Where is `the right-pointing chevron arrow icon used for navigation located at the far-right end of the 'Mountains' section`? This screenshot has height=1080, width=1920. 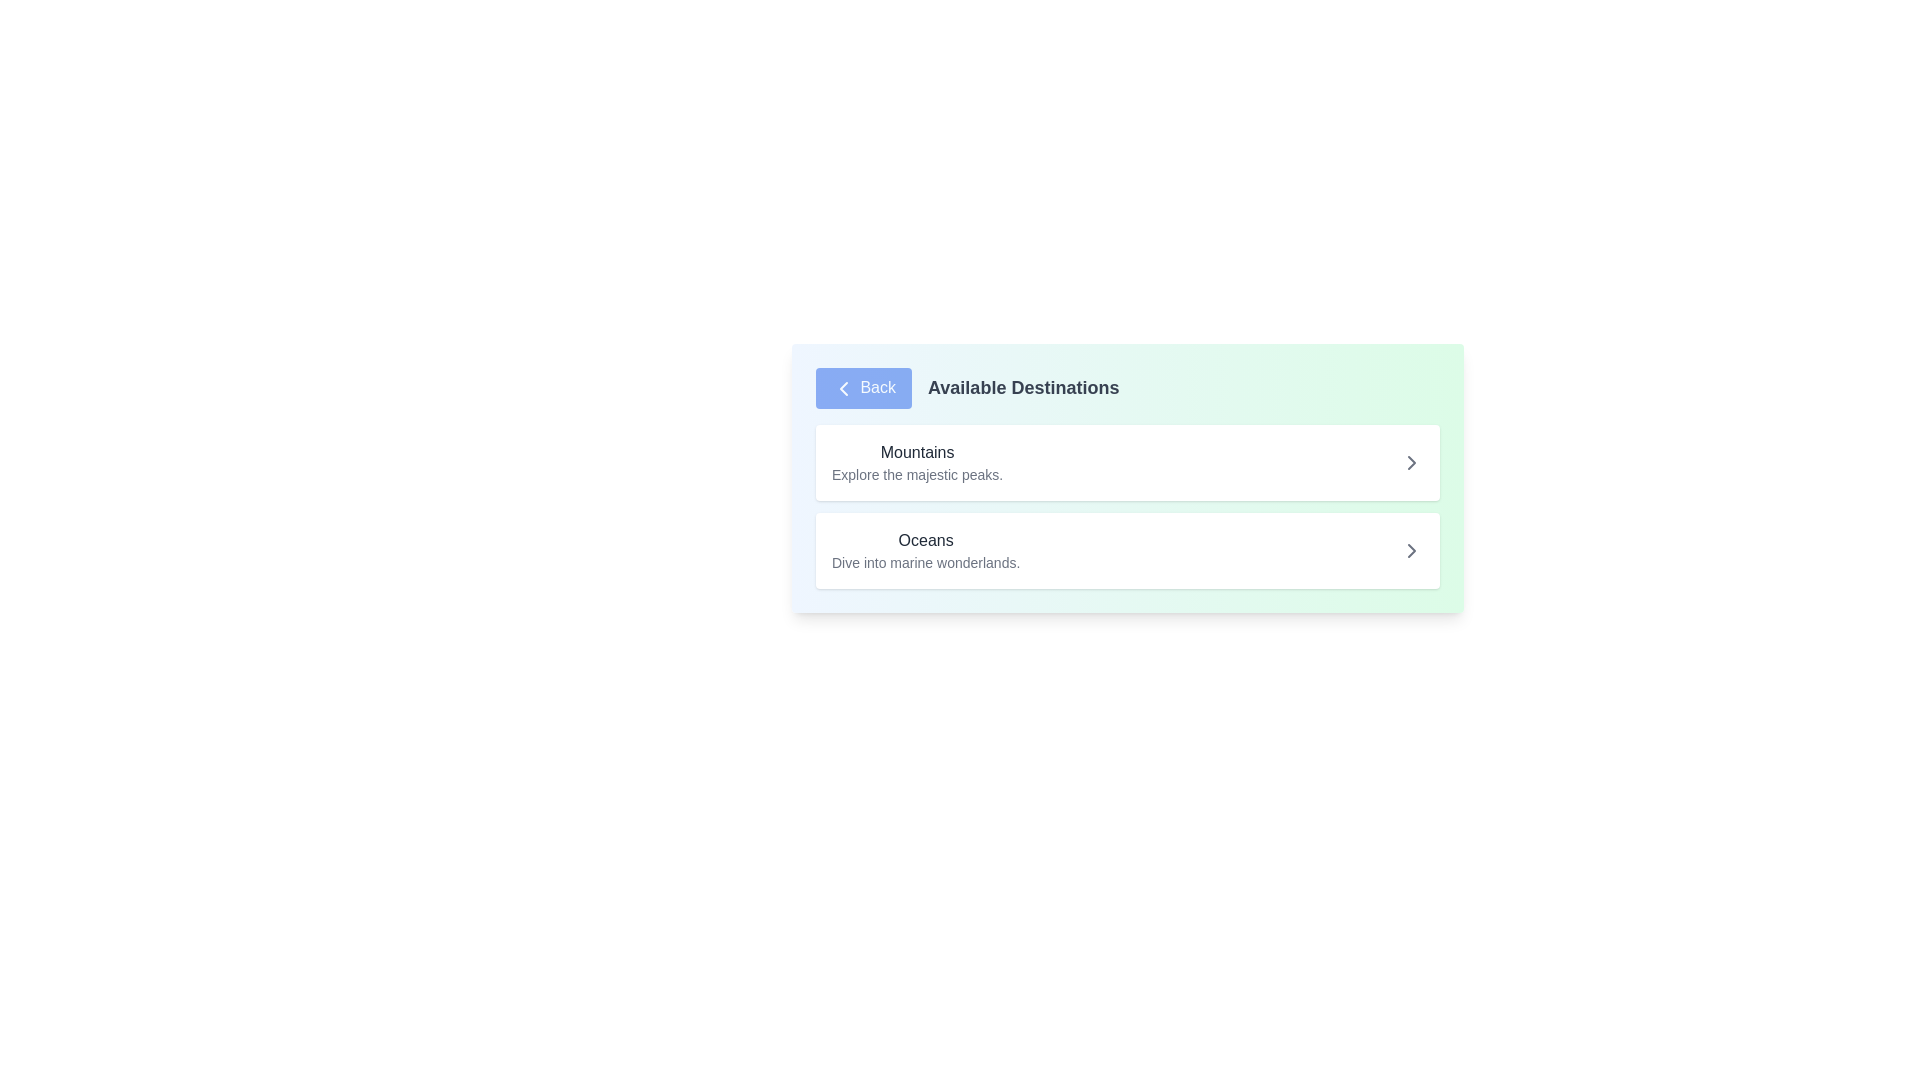
the right-pointing chevron arrow icon used for navigation located at the far-right end of the 'Mountains' section is located at coordinates (1410, 462).